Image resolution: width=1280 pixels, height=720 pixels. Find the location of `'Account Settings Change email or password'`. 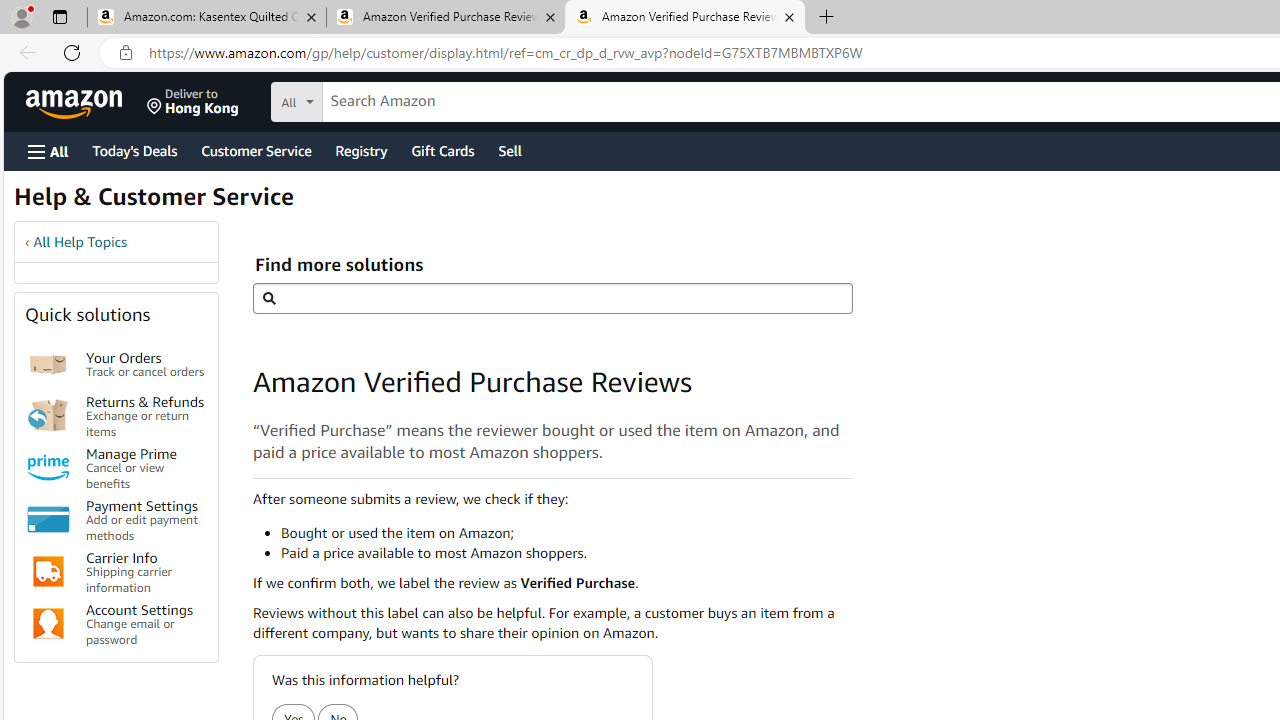

'Account Settings Change email or password' is located at coordinates (144, 622).